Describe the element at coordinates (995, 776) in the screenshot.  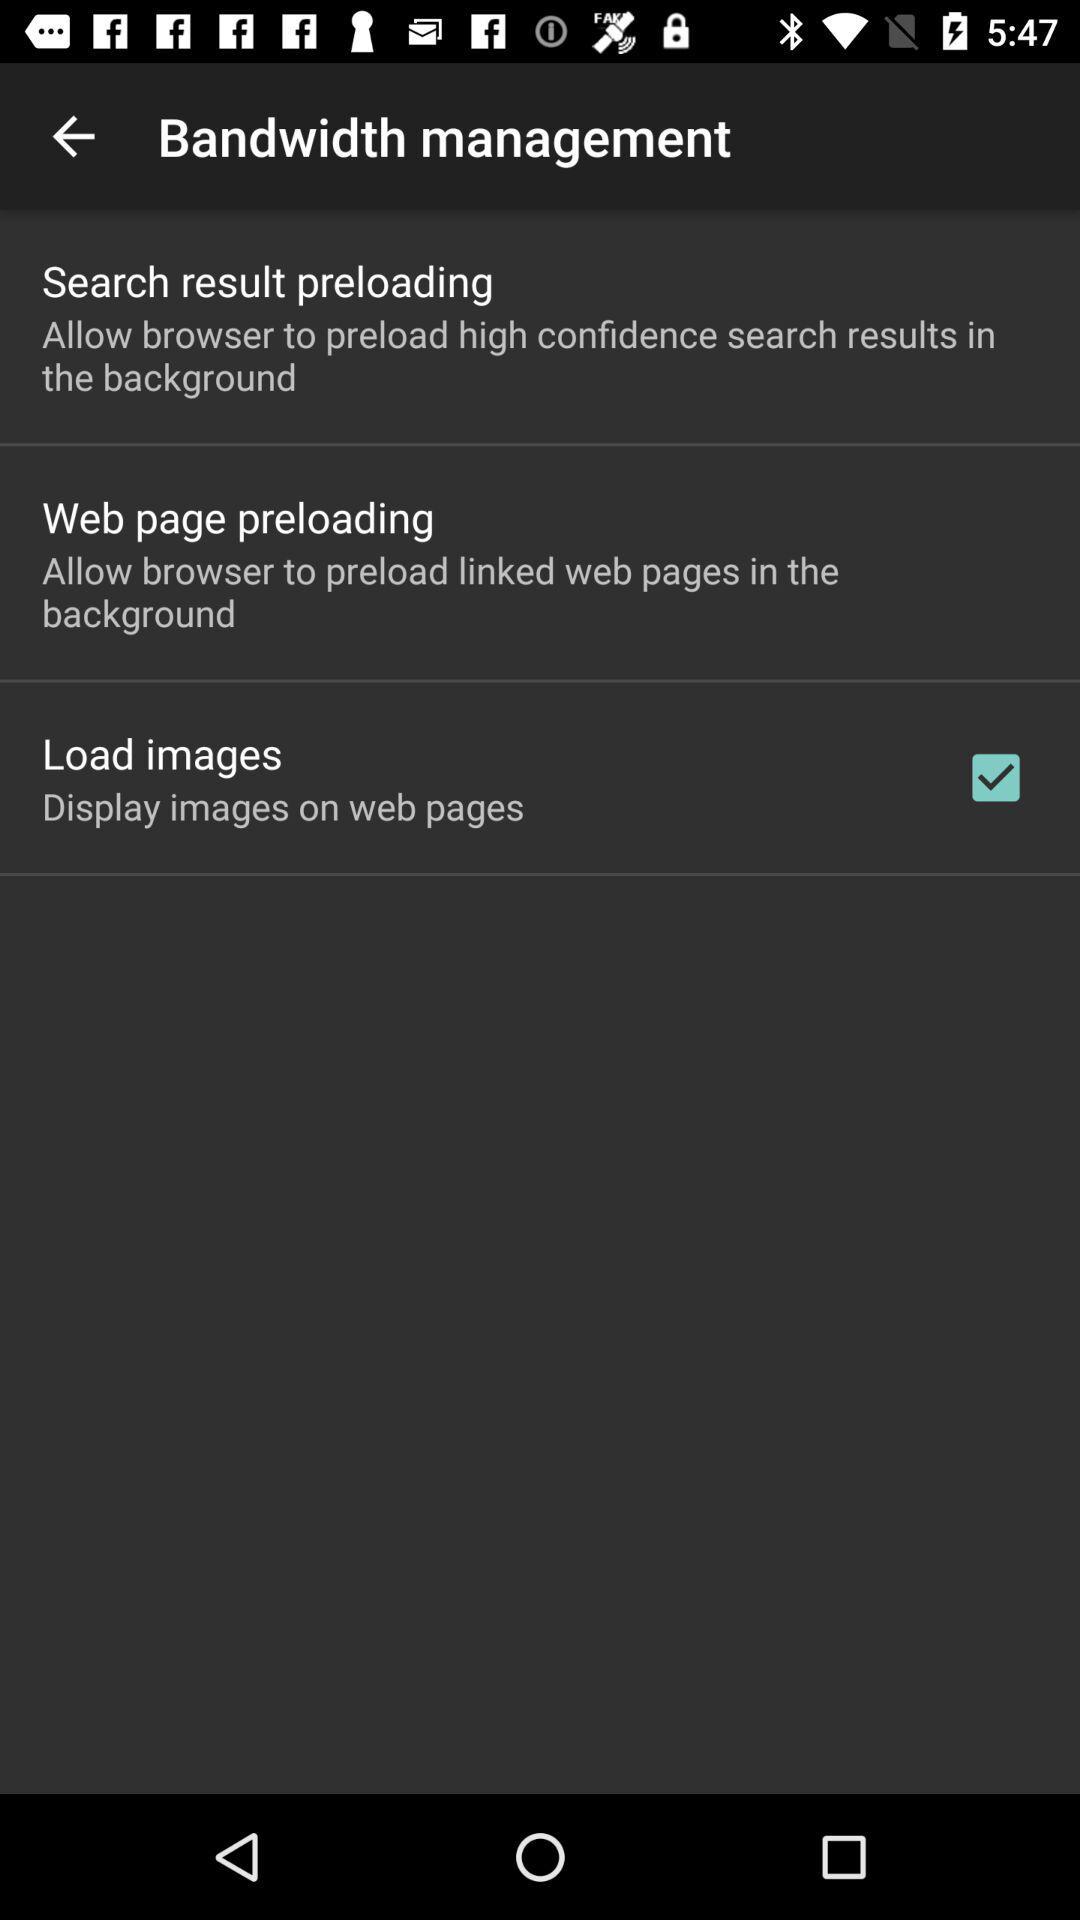
I see `item to the right of the display images on` at that location.